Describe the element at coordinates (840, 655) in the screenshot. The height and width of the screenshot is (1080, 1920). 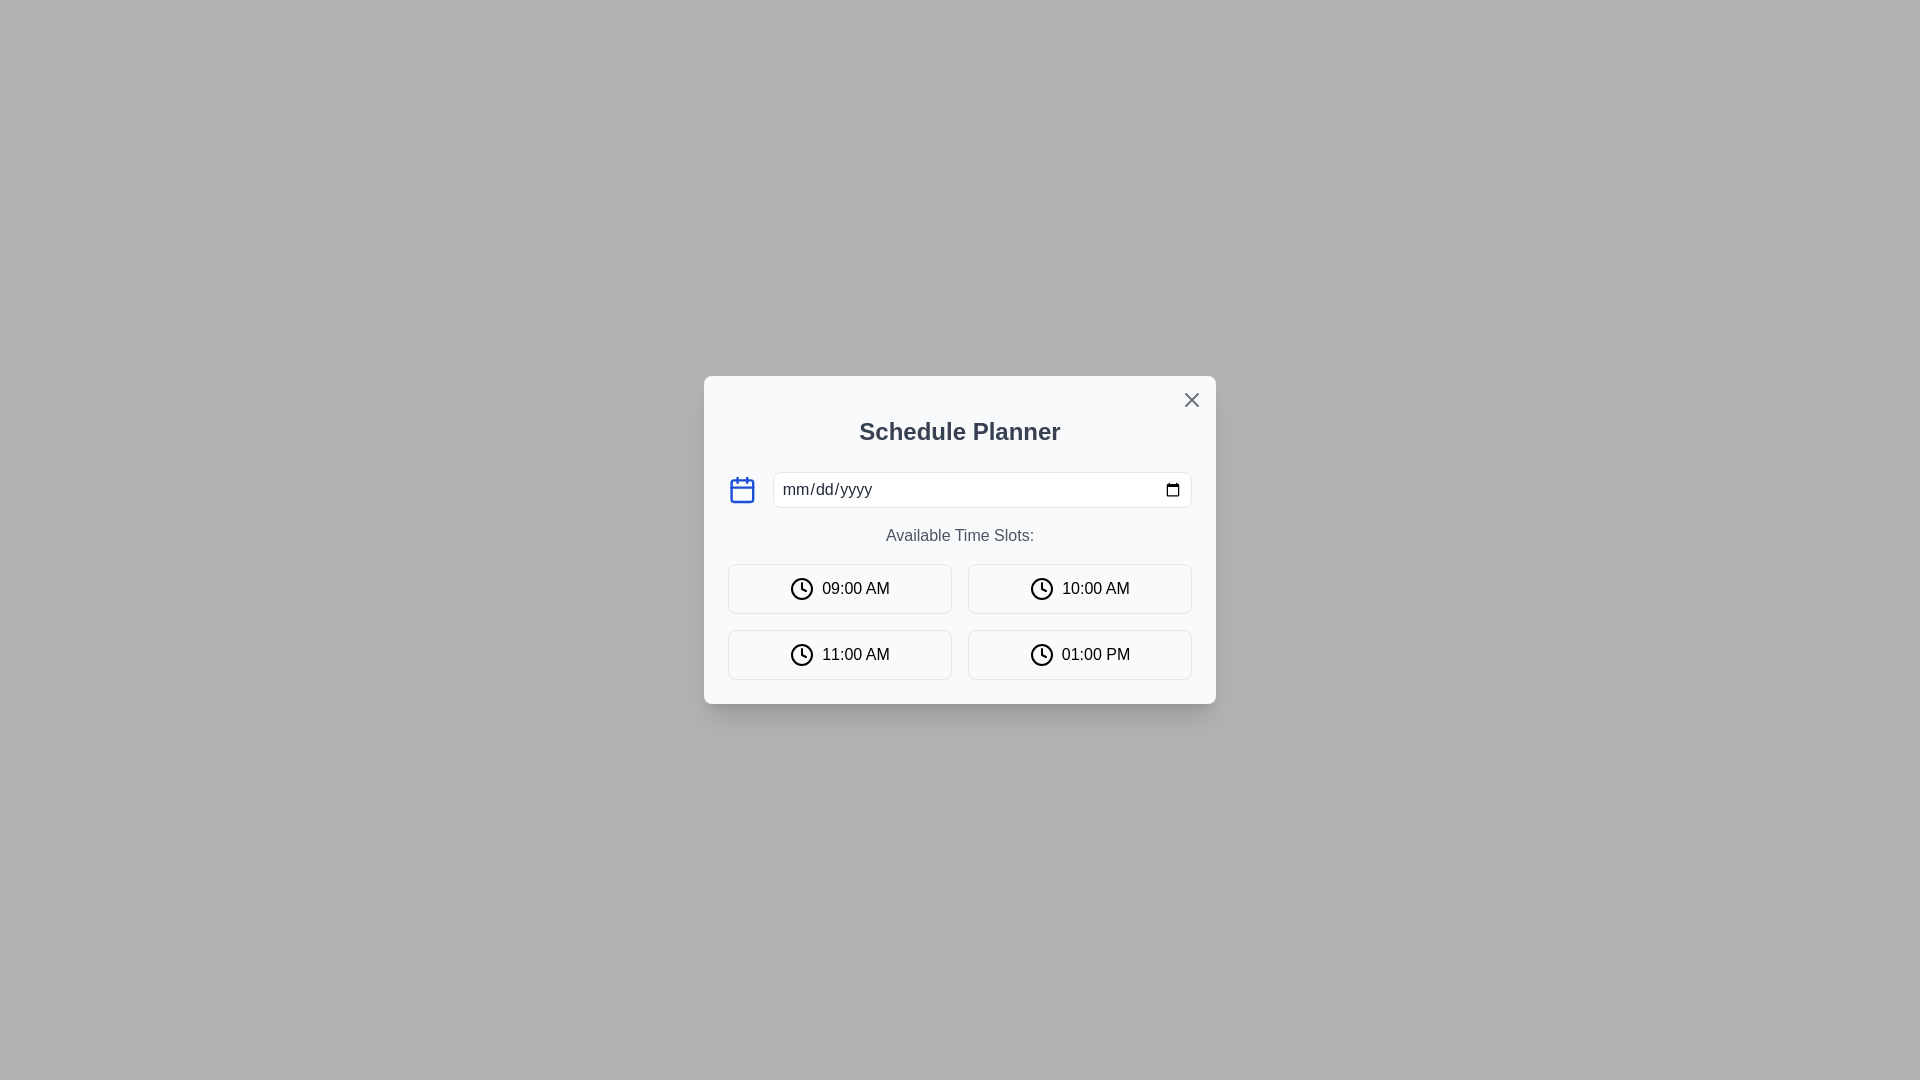
I see `the button representing the selectable time slot '11:00 AM', which is located in the second row and first column of the time slots grid, below '09:00 AM' and to the left of '01:00 PM'` at that location.